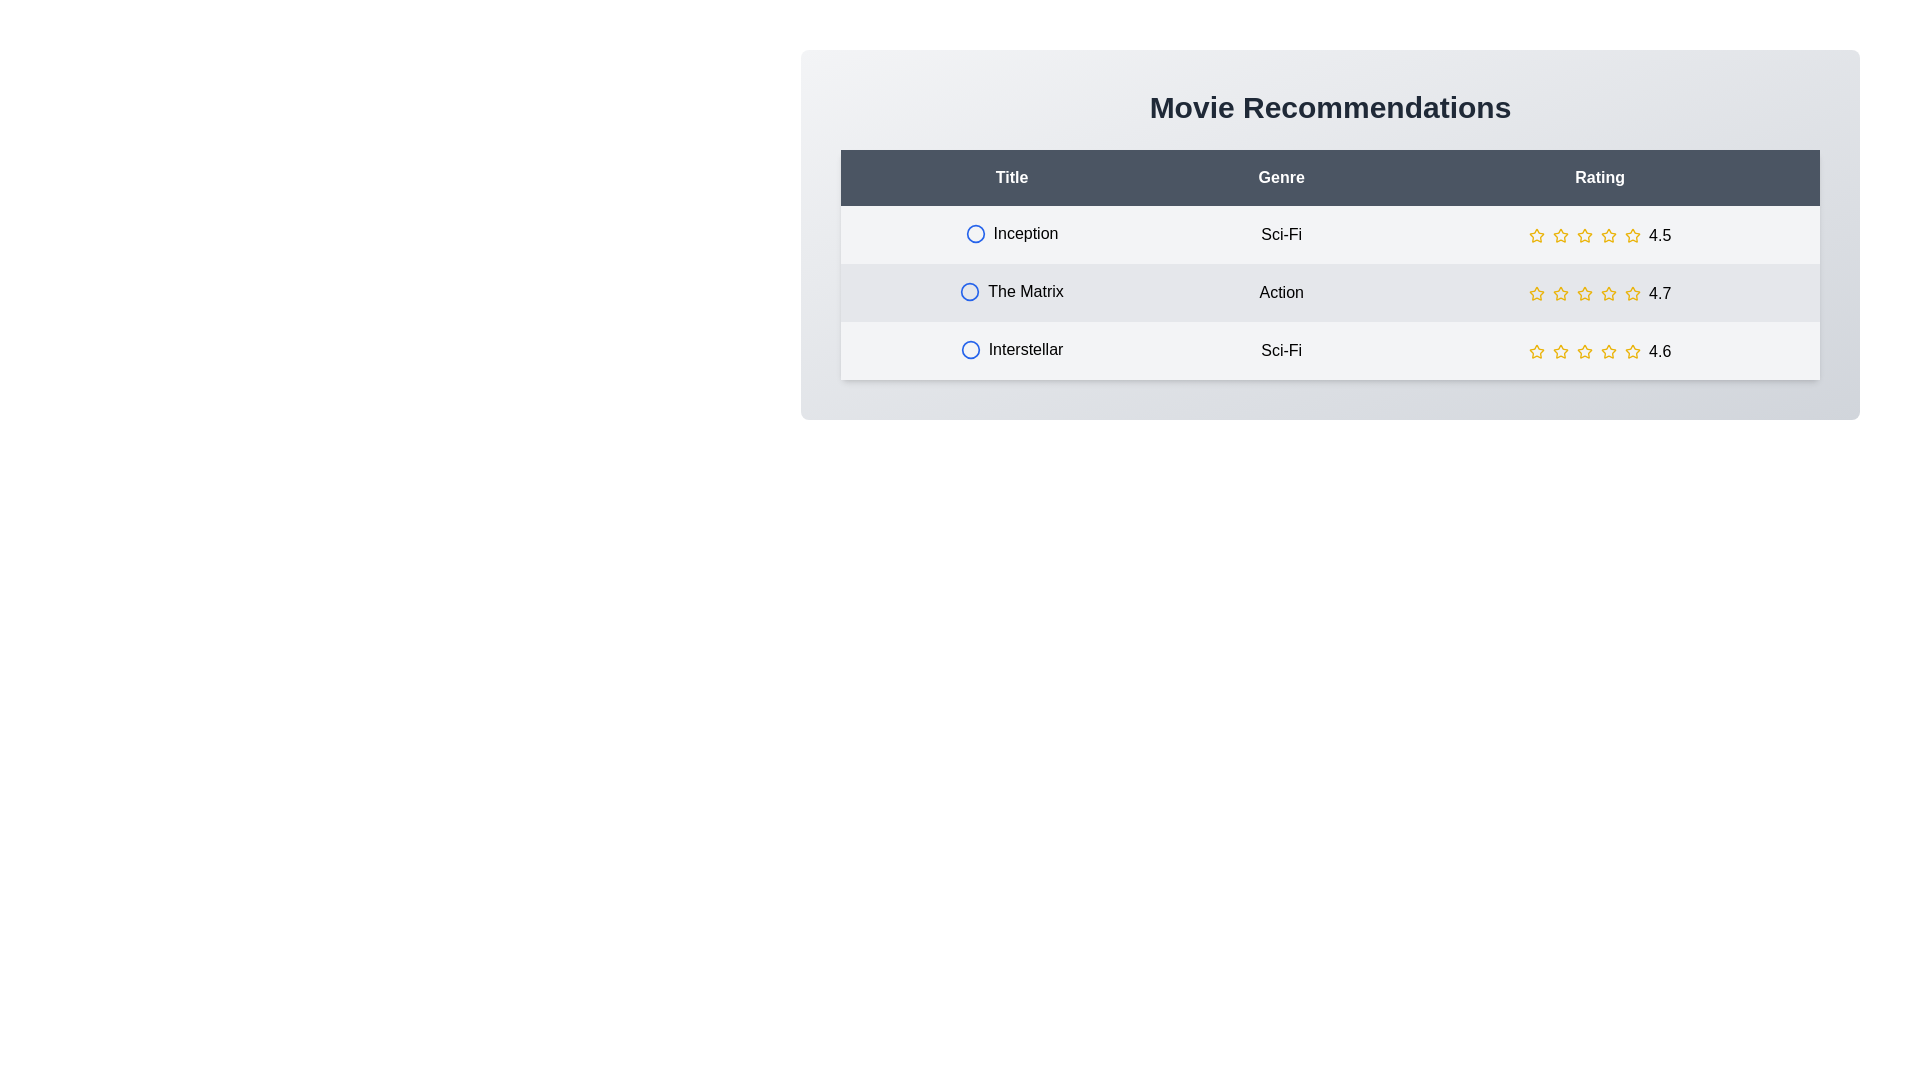 The image size is (1920, 1080). Describe the element at coordinates (1583, 234) in the screenshot. I see `the star rating for a movie to 3 stars` at that location.